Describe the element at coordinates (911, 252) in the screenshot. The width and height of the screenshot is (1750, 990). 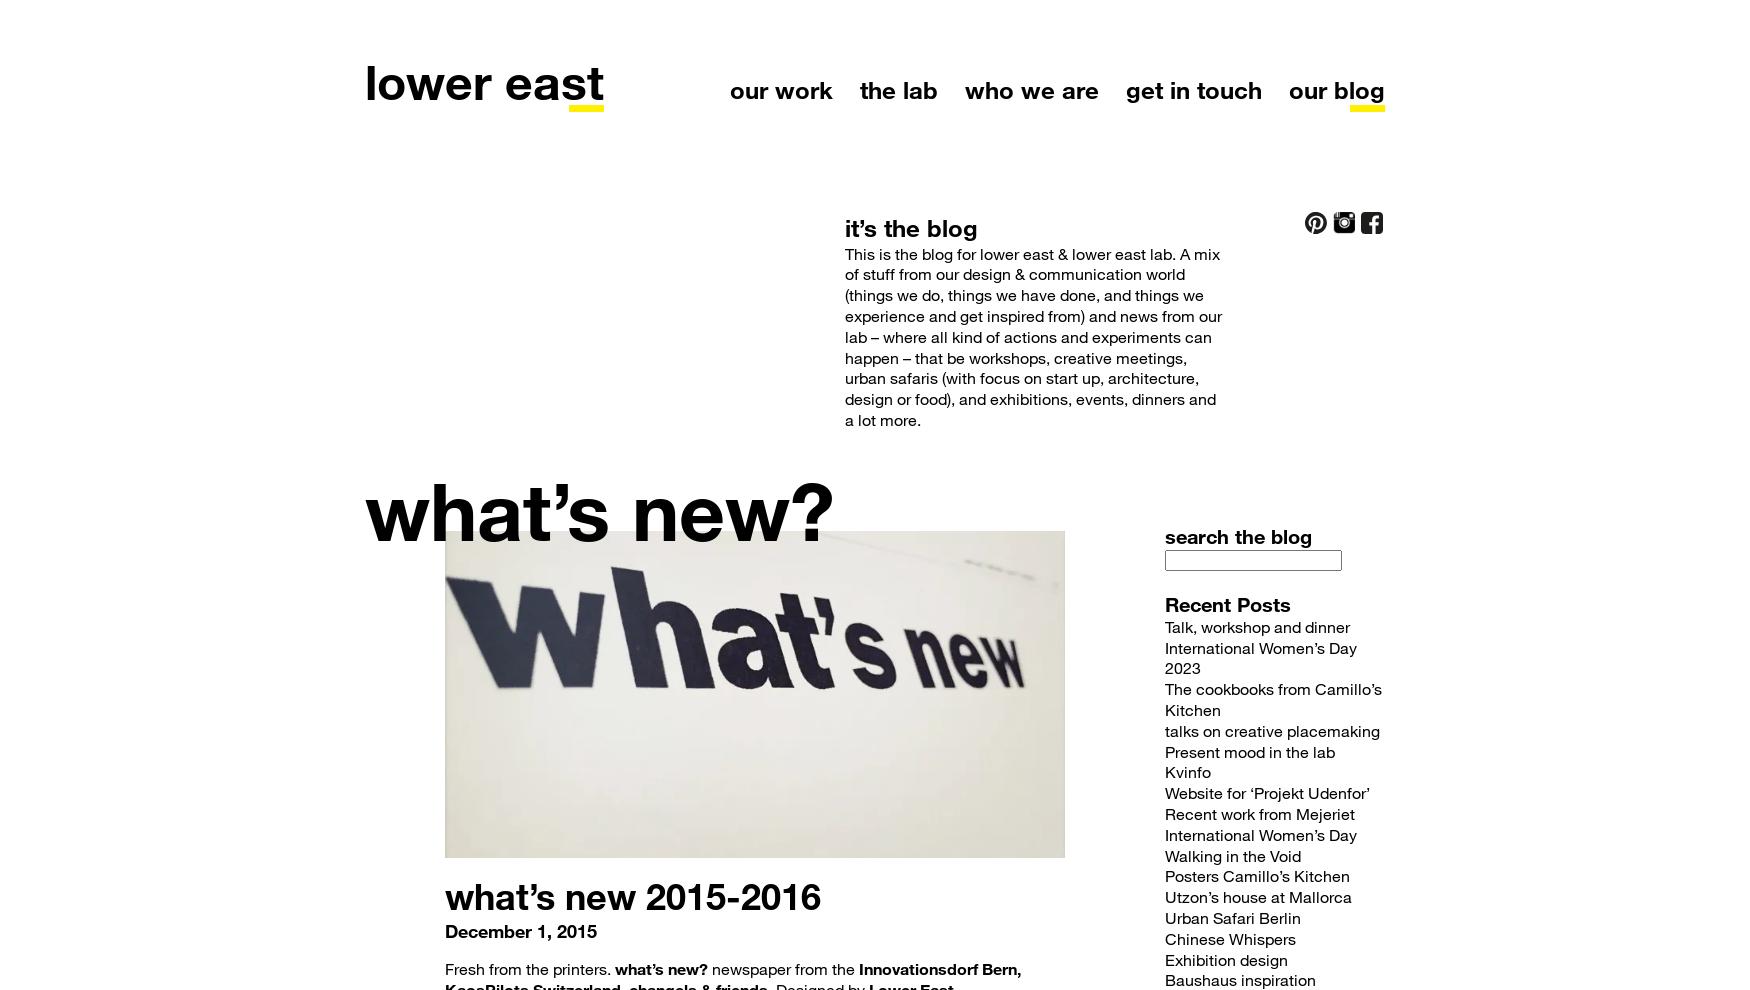
I see `'This is the blog for'` at that location.